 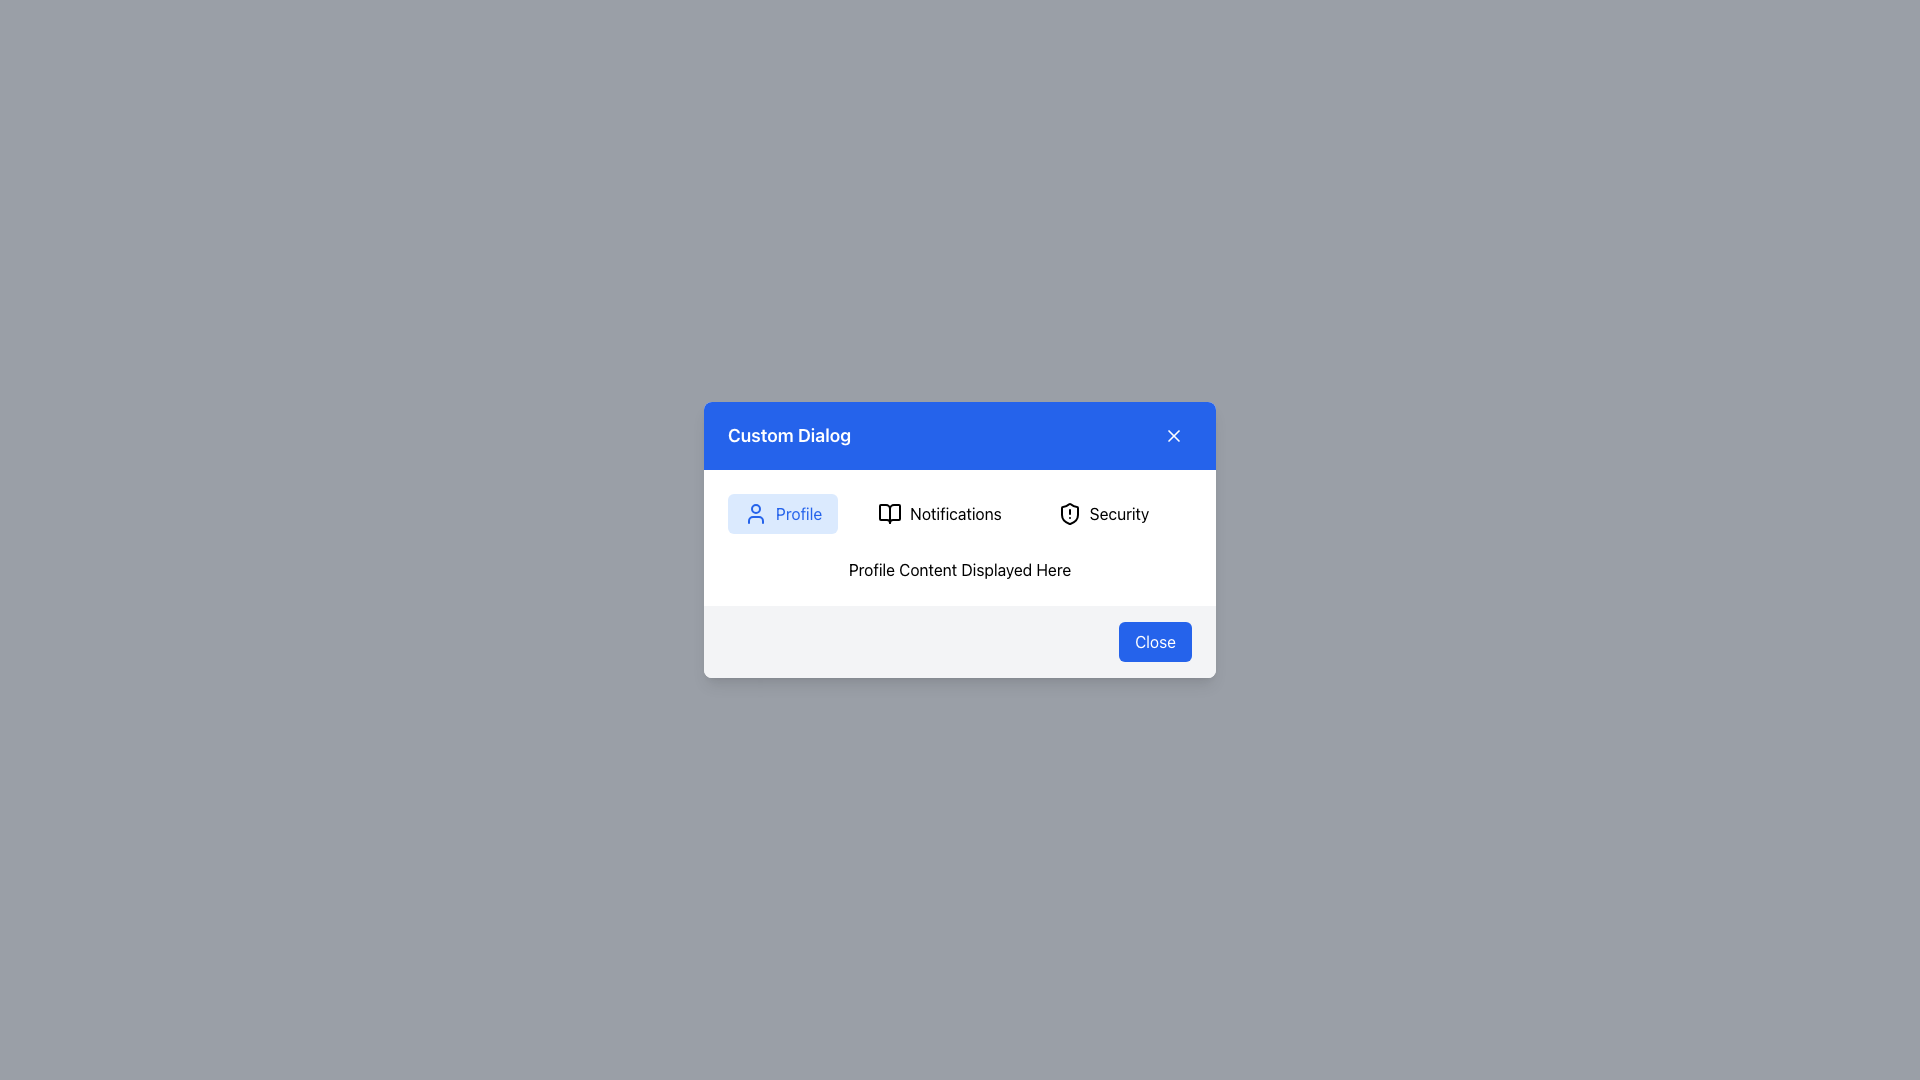 What do you see at coordinates (1155, 641) in the screenshot?
I see `the close button located at the bottom-right corner of the dialog box footer` at bounding box center [1155, 641].